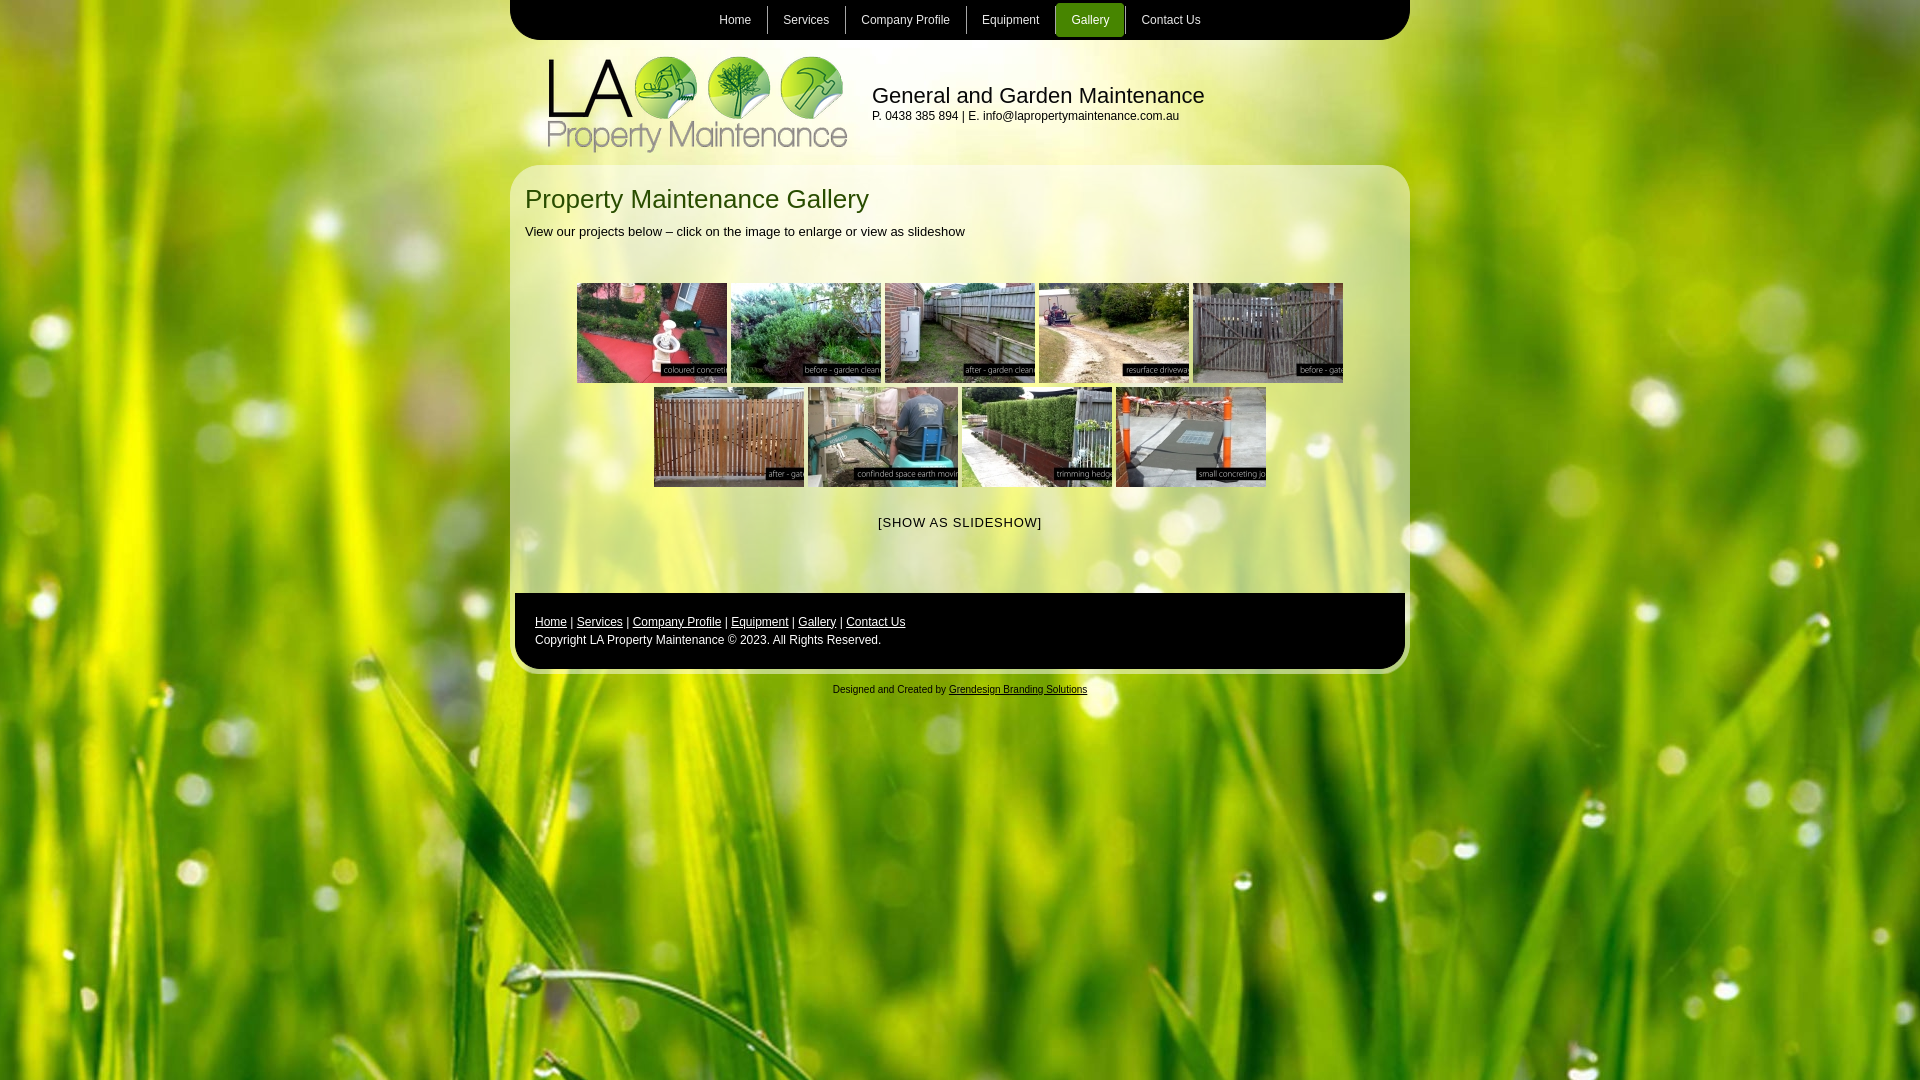  What do you see at coordinates (882, 435) in the screenshot?
I see `'la-property-maintenance-small-space-excavation'` at bounding box center [882, 435].